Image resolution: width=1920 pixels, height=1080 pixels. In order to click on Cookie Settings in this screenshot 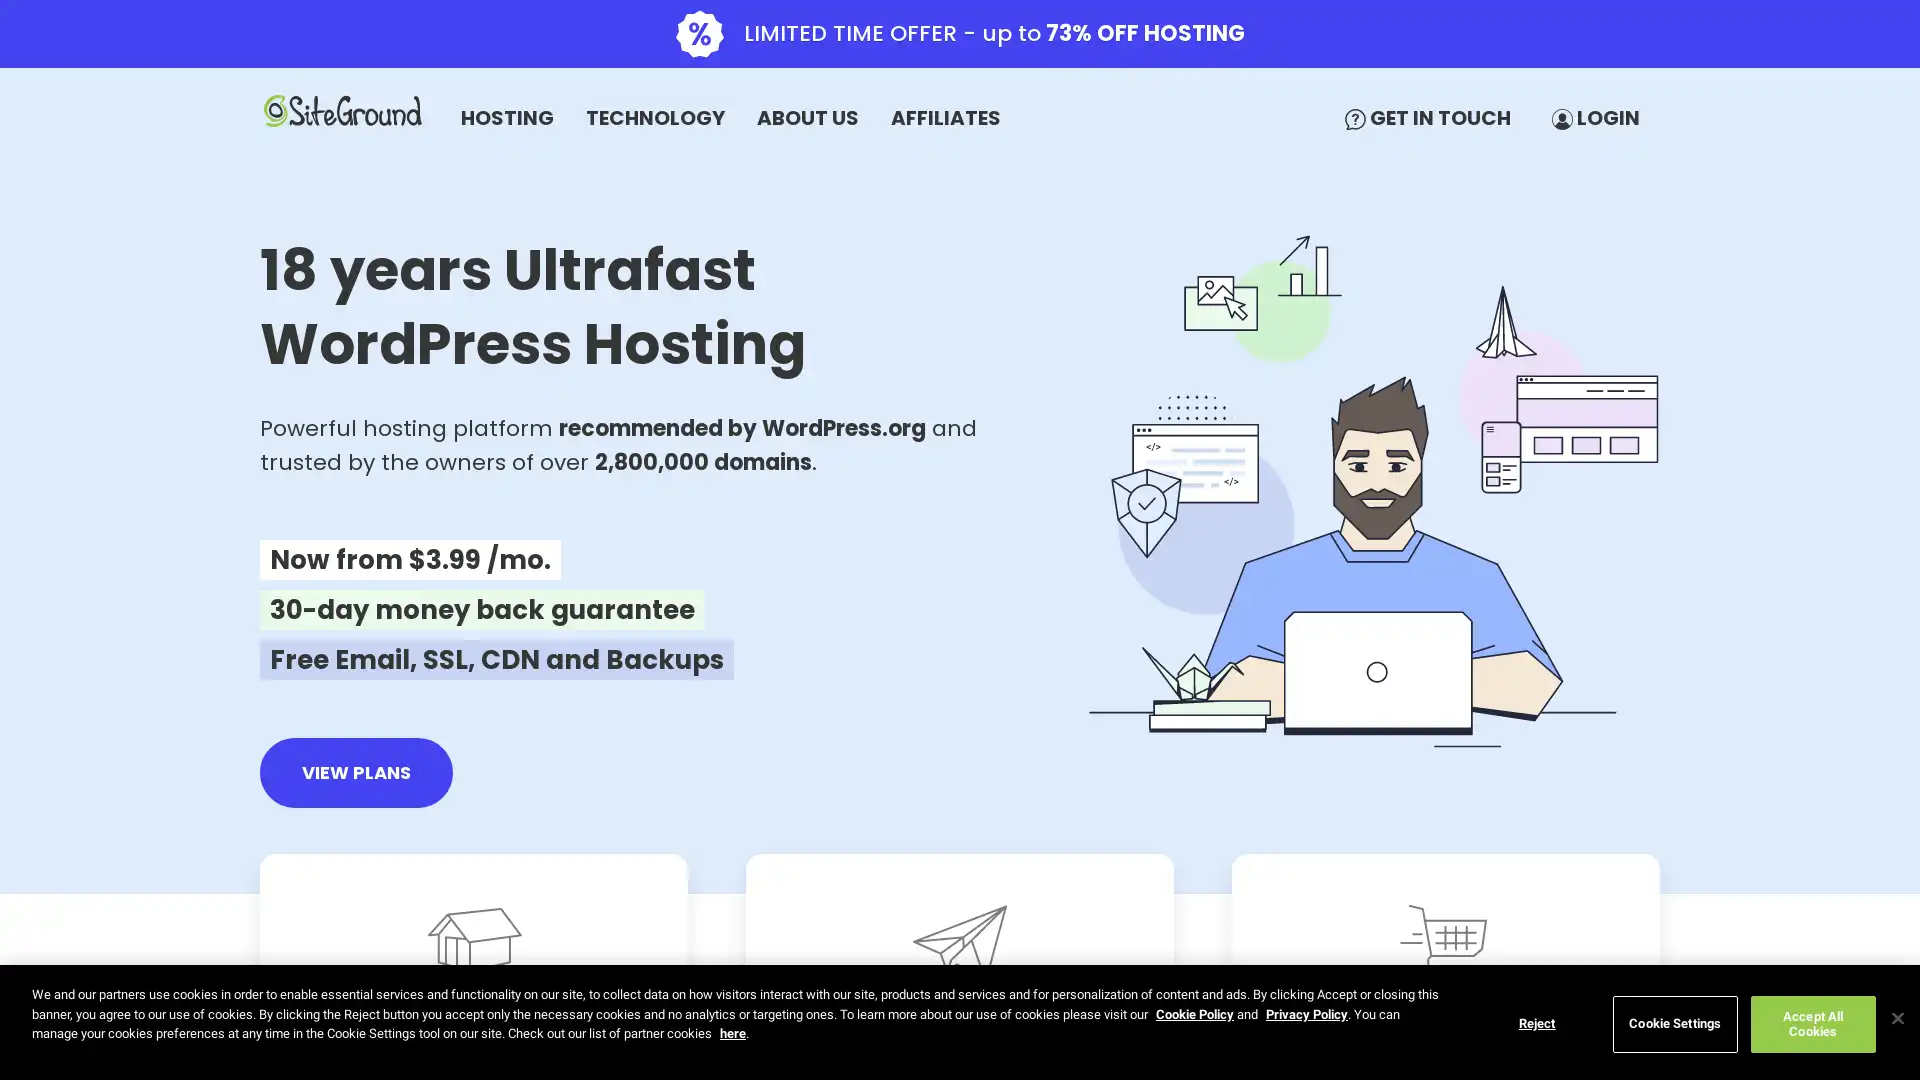, I will do `click(1674, 1023)`.